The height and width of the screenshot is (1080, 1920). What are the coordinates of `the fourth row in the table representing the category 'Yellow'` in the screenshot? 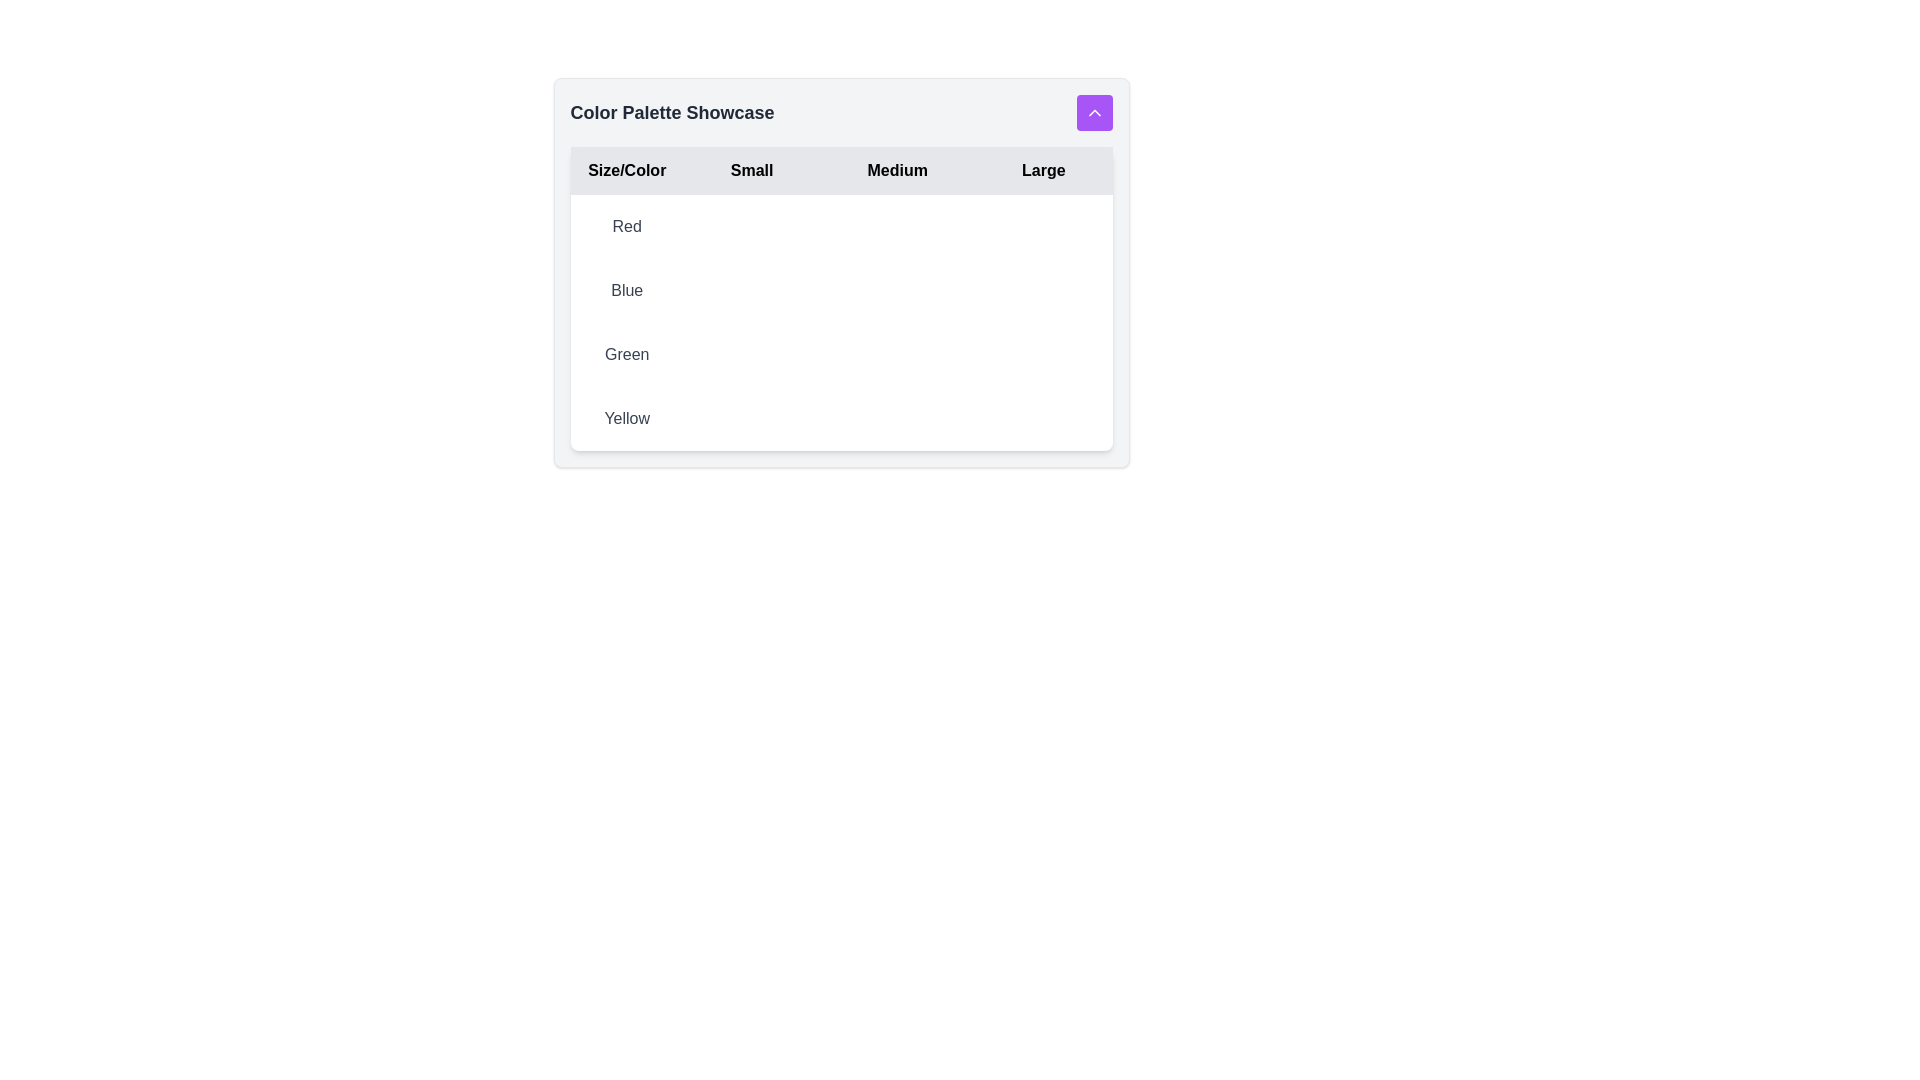 It's located at (841, 418).